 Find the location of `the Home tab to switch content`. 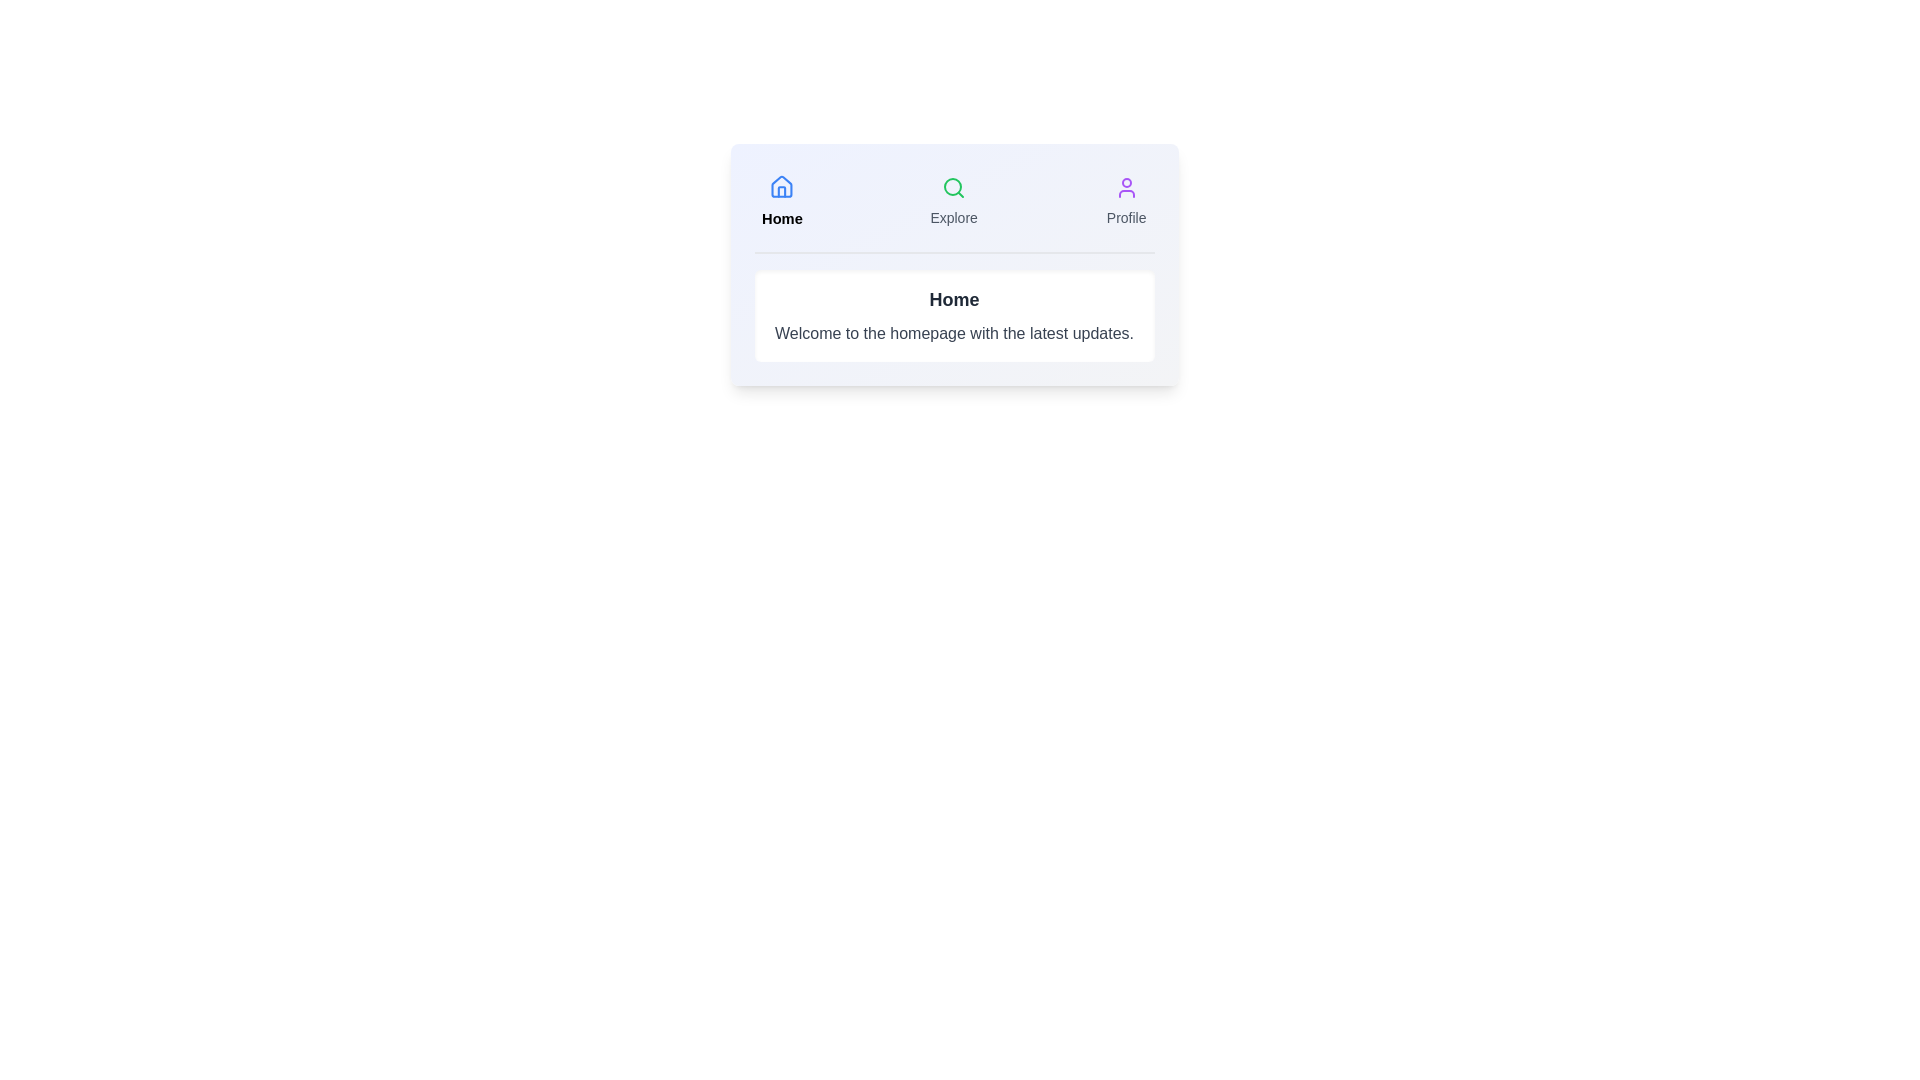

the Home tab to switch content is located at coordinates (781, 201).